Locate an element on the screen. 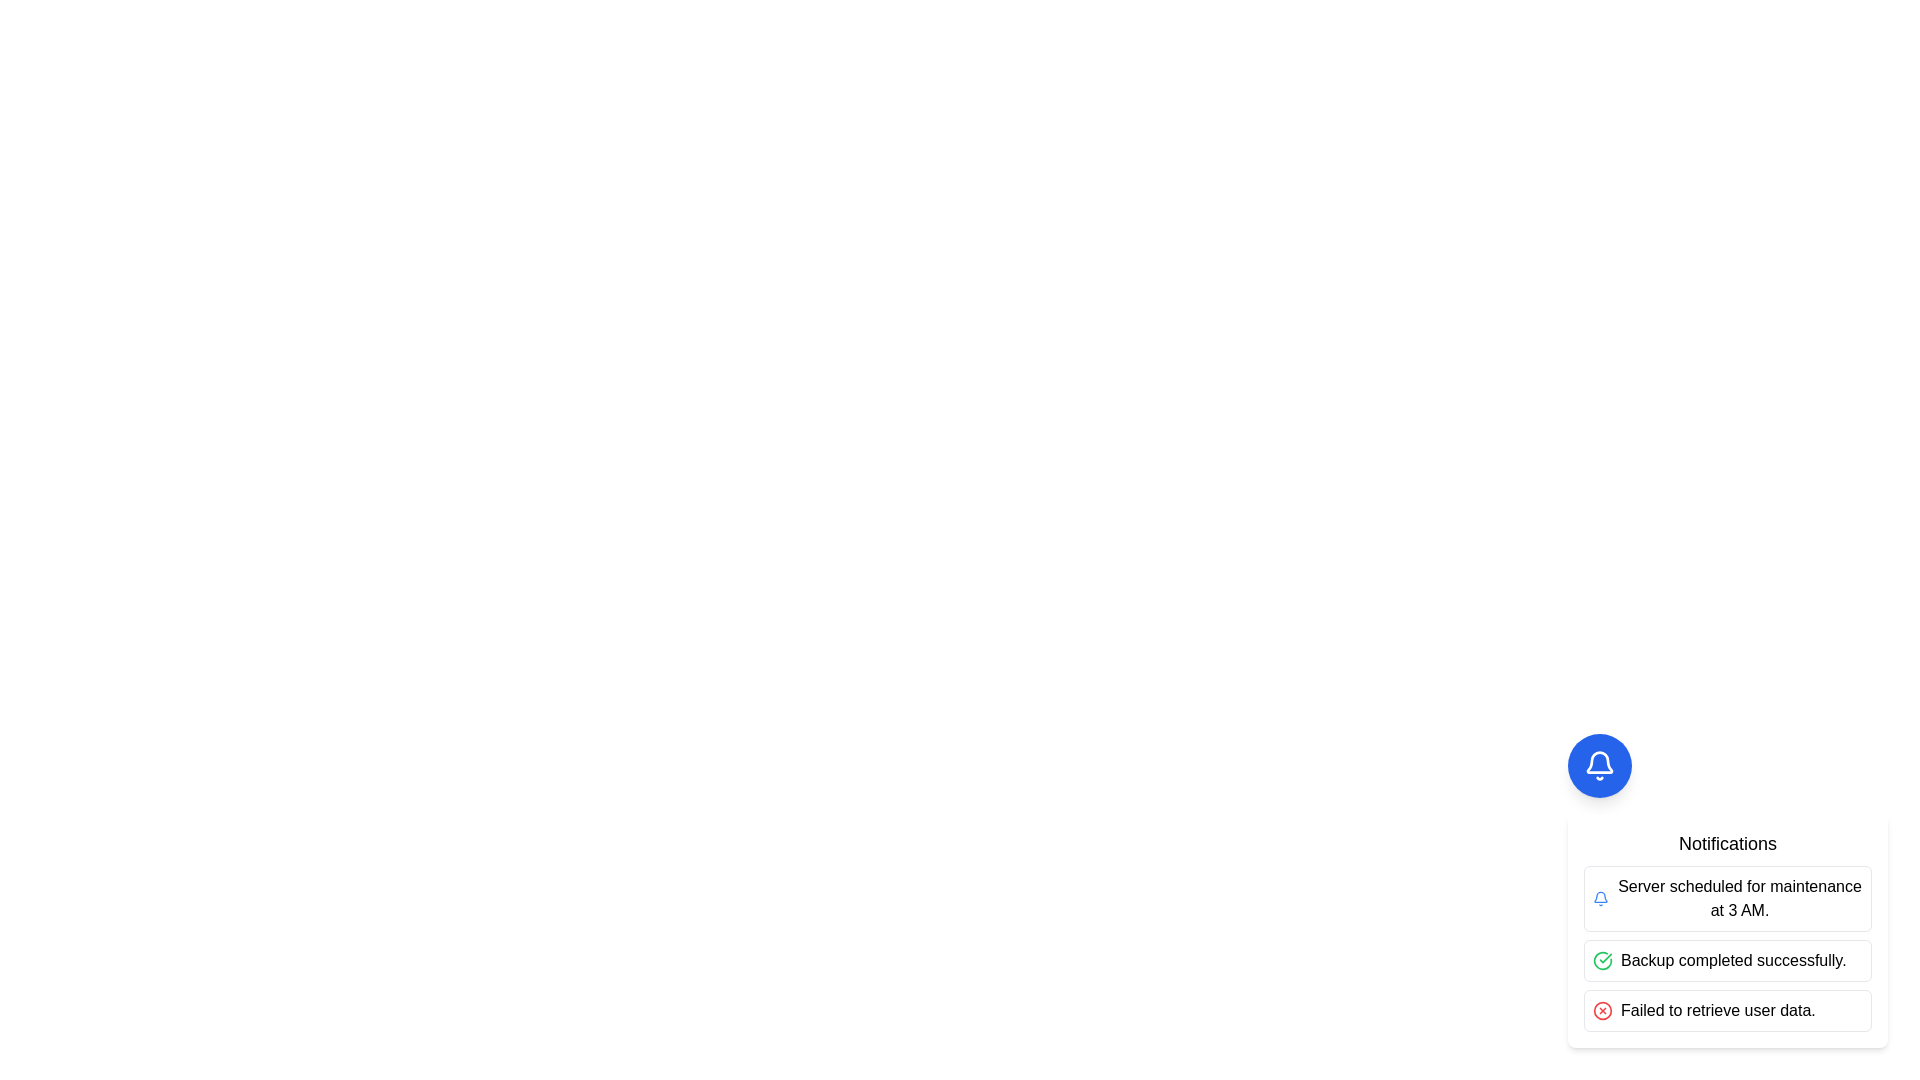 This screenshot has width=1920, height=1080. the bold and large textual header labeled 'Notifications' at the top of the white notification panel is located at coordinates (1727, 844).